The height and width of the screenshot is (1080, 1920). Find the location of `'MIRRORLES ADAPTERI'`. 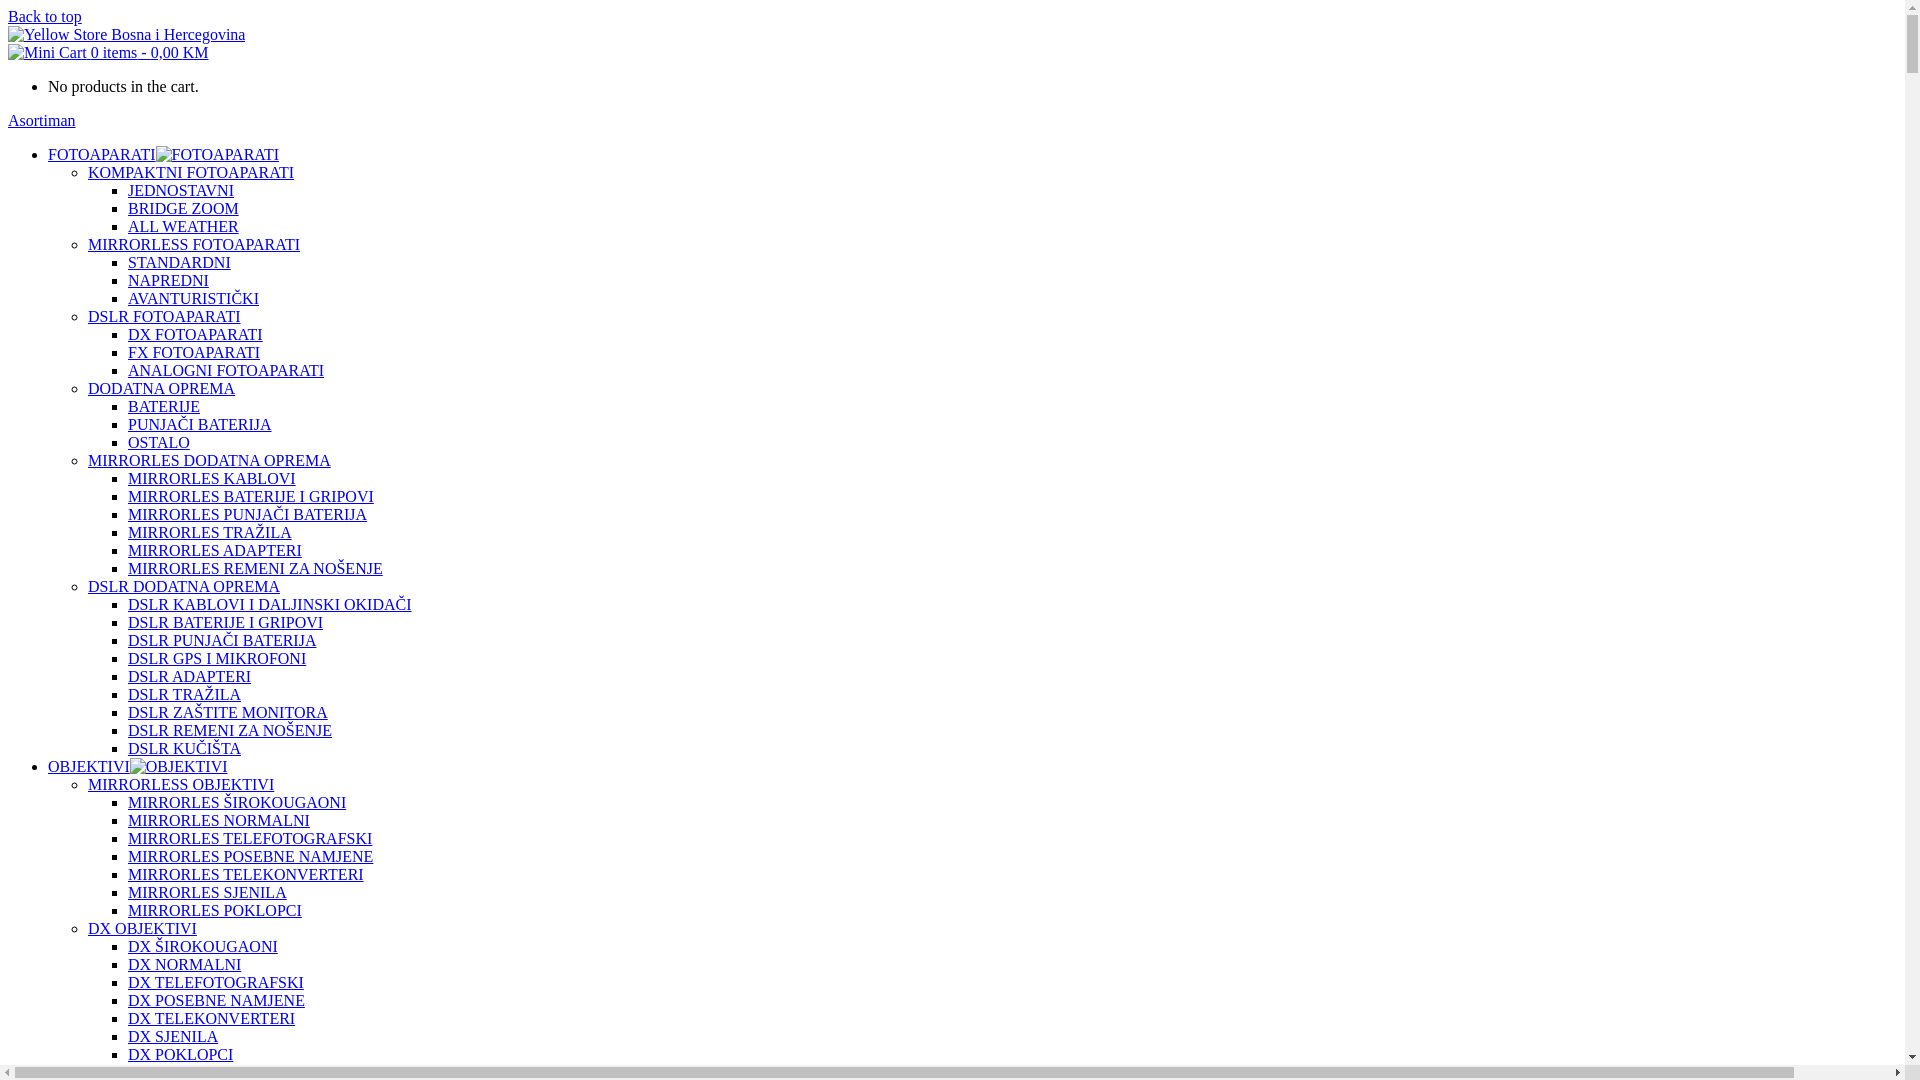

'MIRRORLES ADAPTERI' is located at coordinates (127, 550).